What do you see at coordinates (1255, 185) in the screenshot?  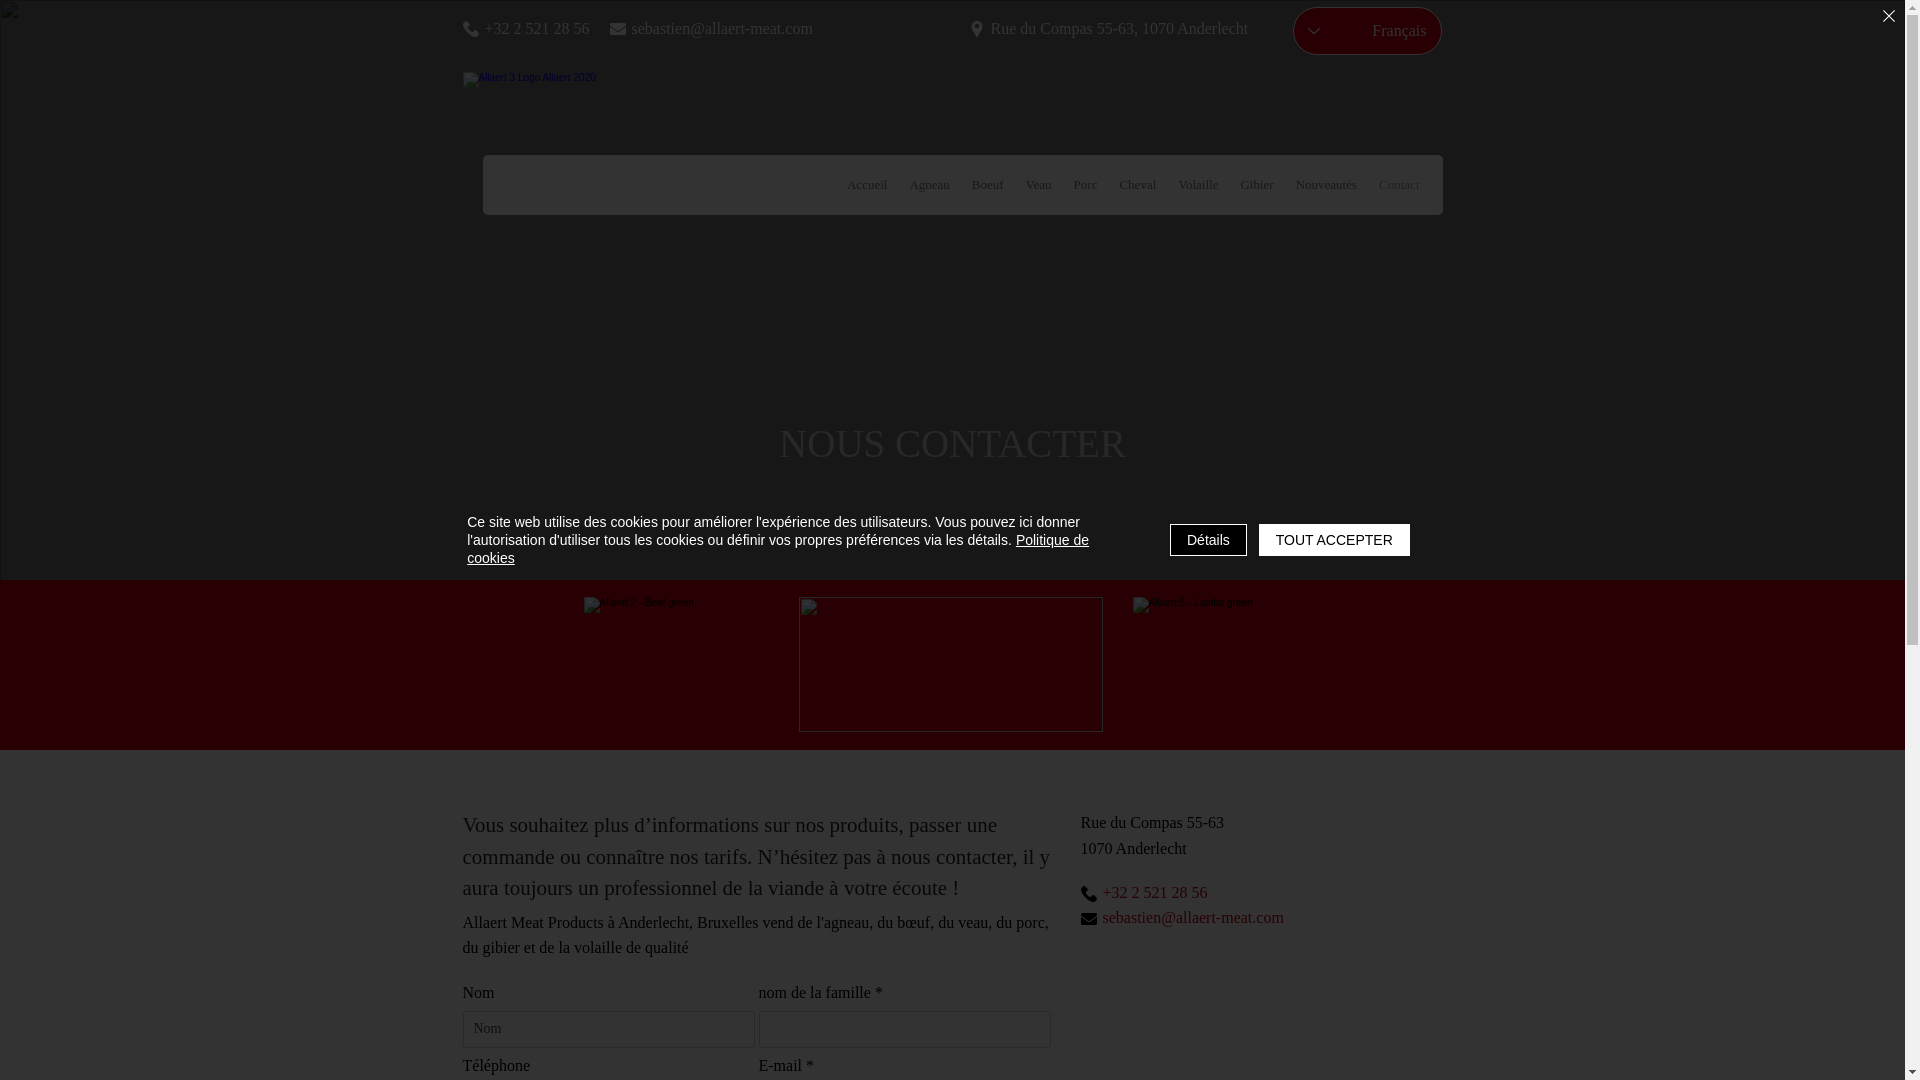 I see `'Gibier'` at bounding box center [1255, 185].